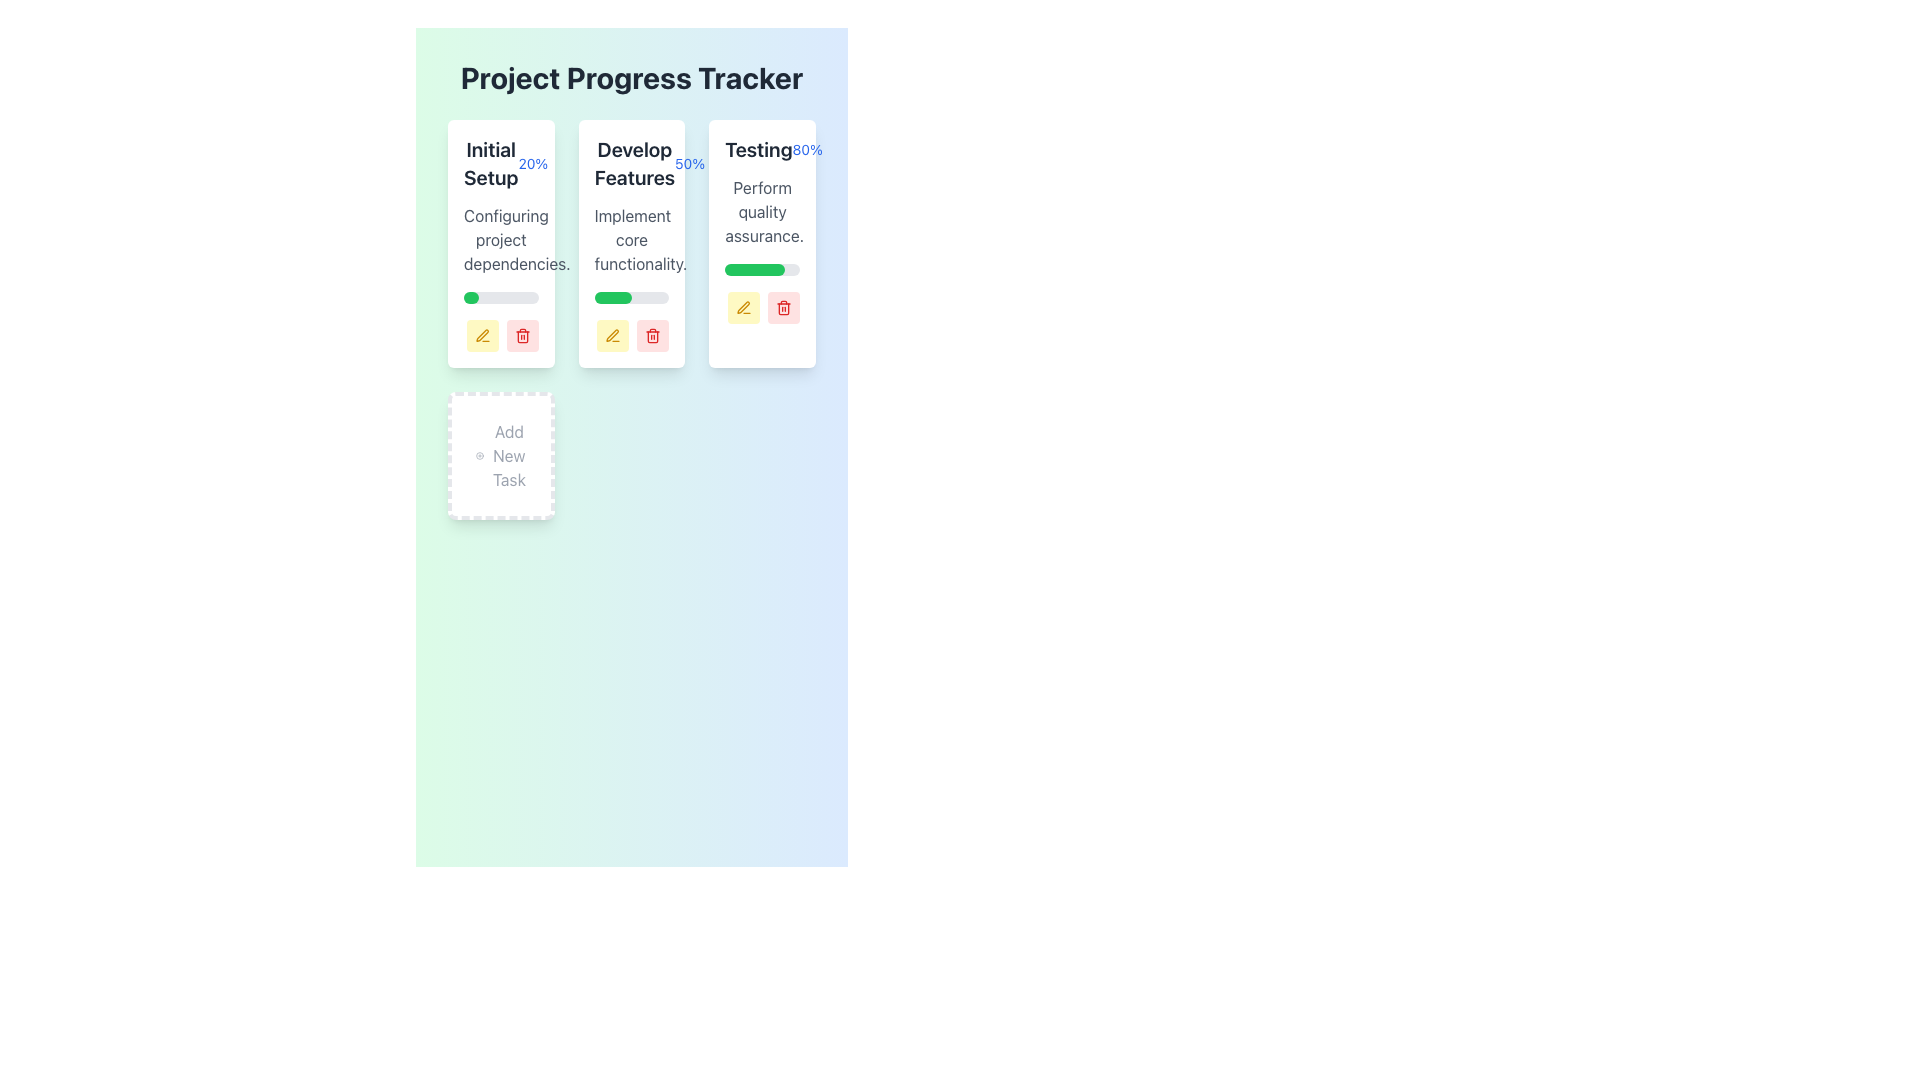 The image size is (1920, 1080). I want to click on the progress bar located at the bottom of the 'Develop Features' card, which has a gray background and a green segment indicating 50% progress, so click(631, 297).